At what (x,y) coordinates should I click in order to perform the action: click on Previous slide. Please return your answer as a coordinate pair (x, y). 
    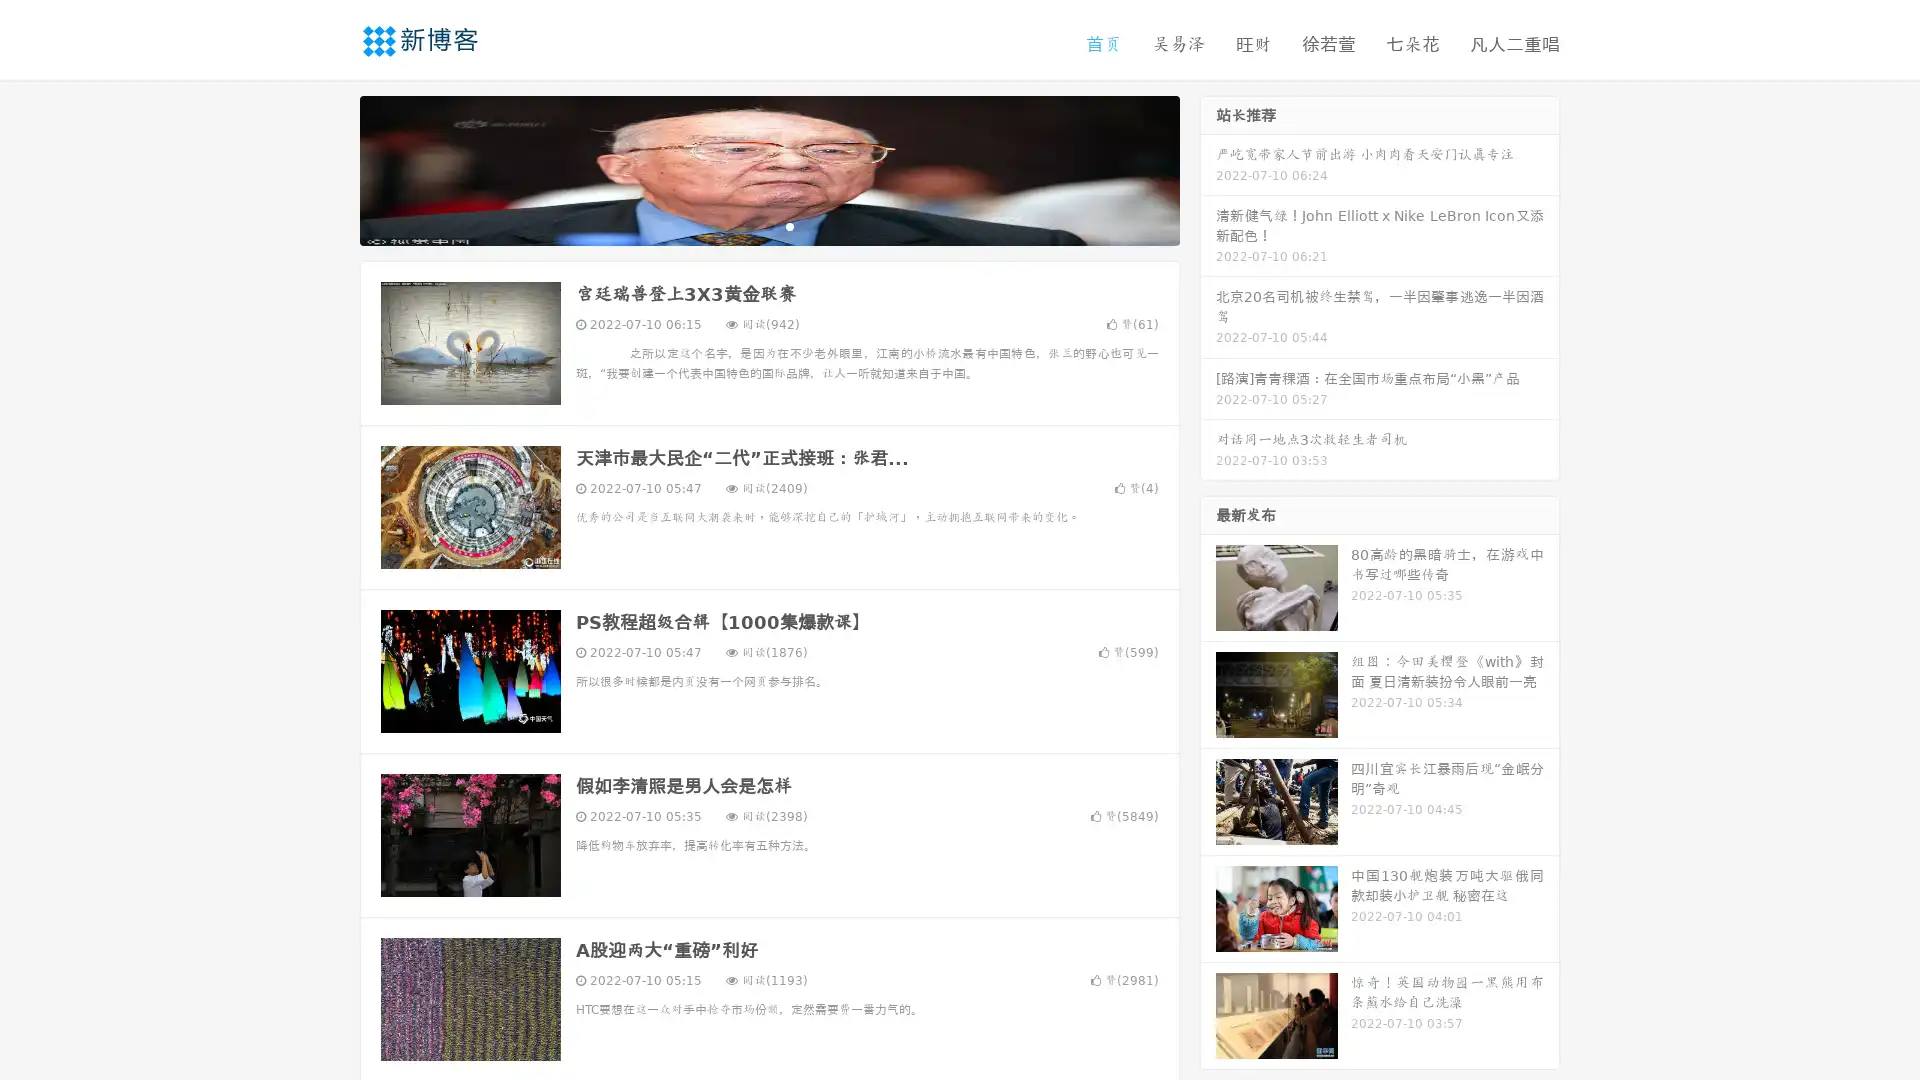
    Looking at the image, I should click on (330, 168).